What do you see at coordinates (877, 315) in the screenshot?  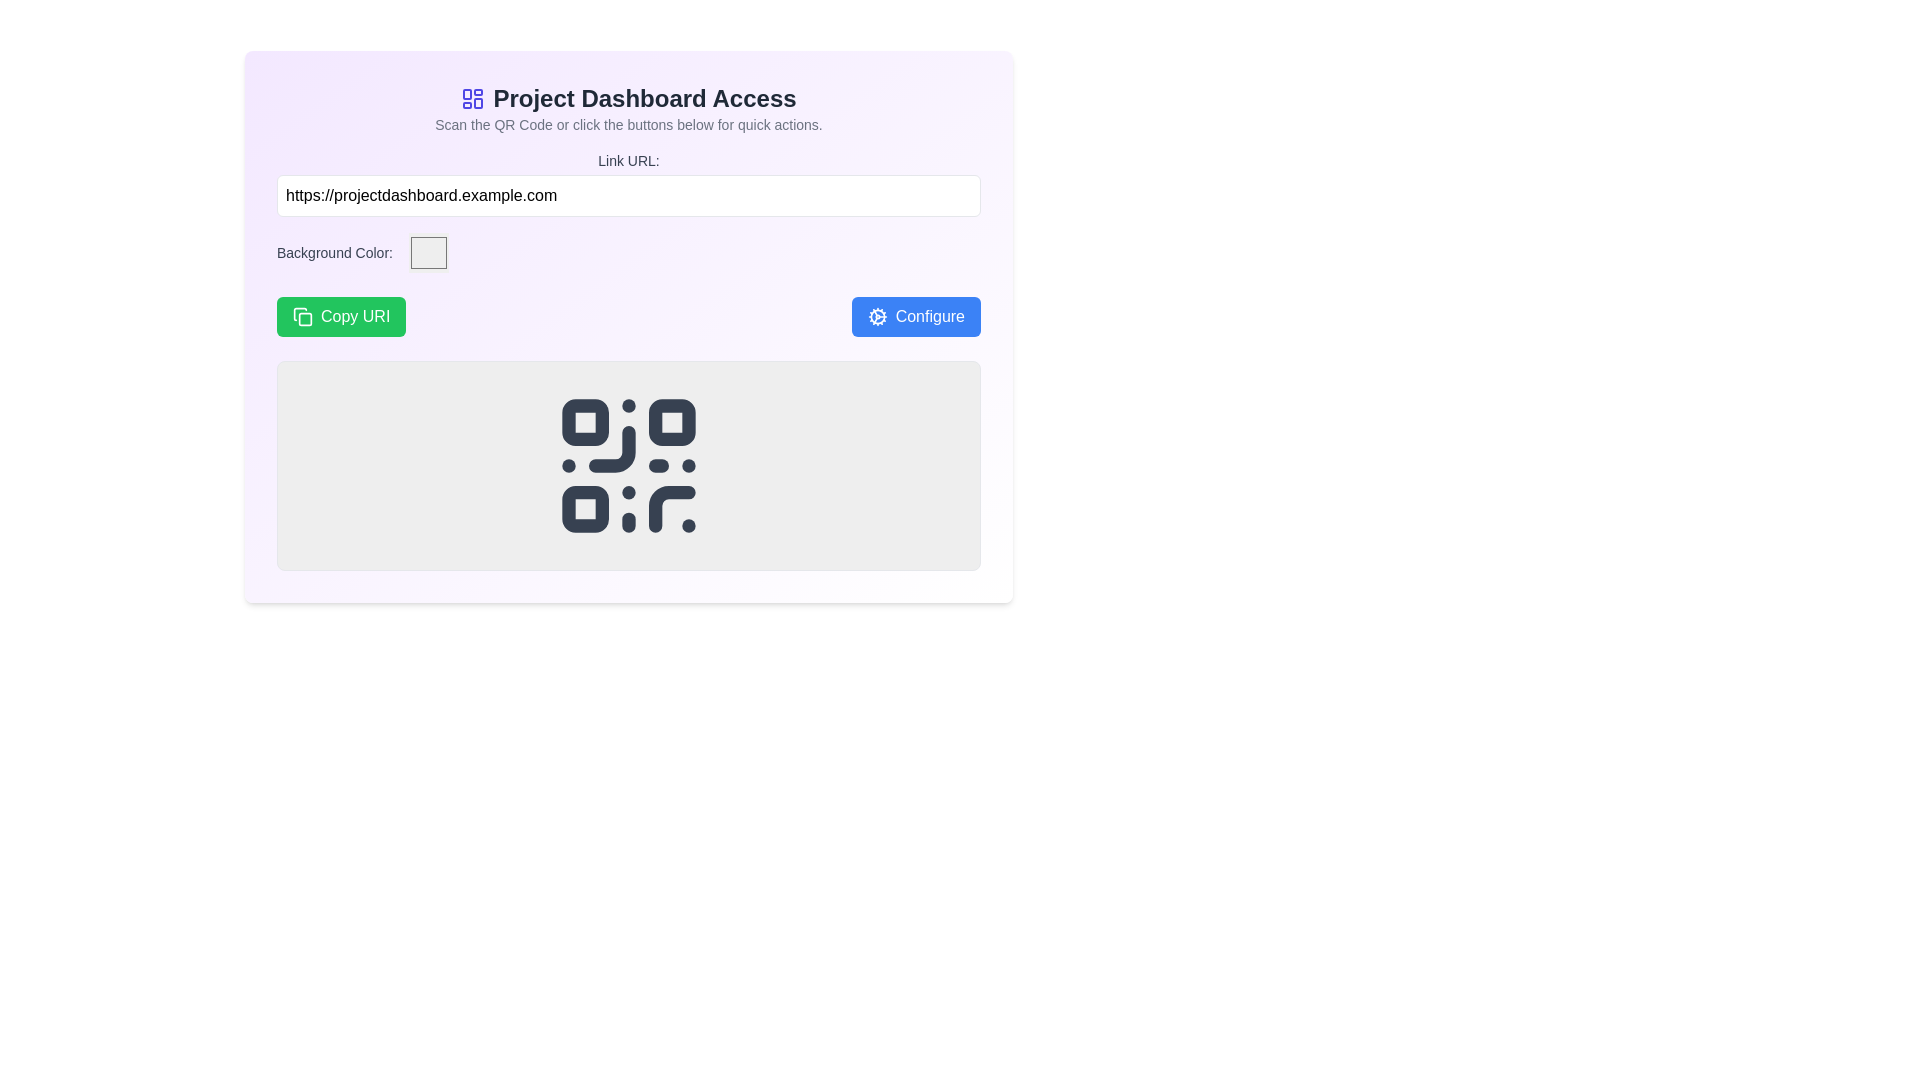 I see `the circular cog or gear icon with a hollow center in the top-right corner of the interface` at bounding box center [877, 315].